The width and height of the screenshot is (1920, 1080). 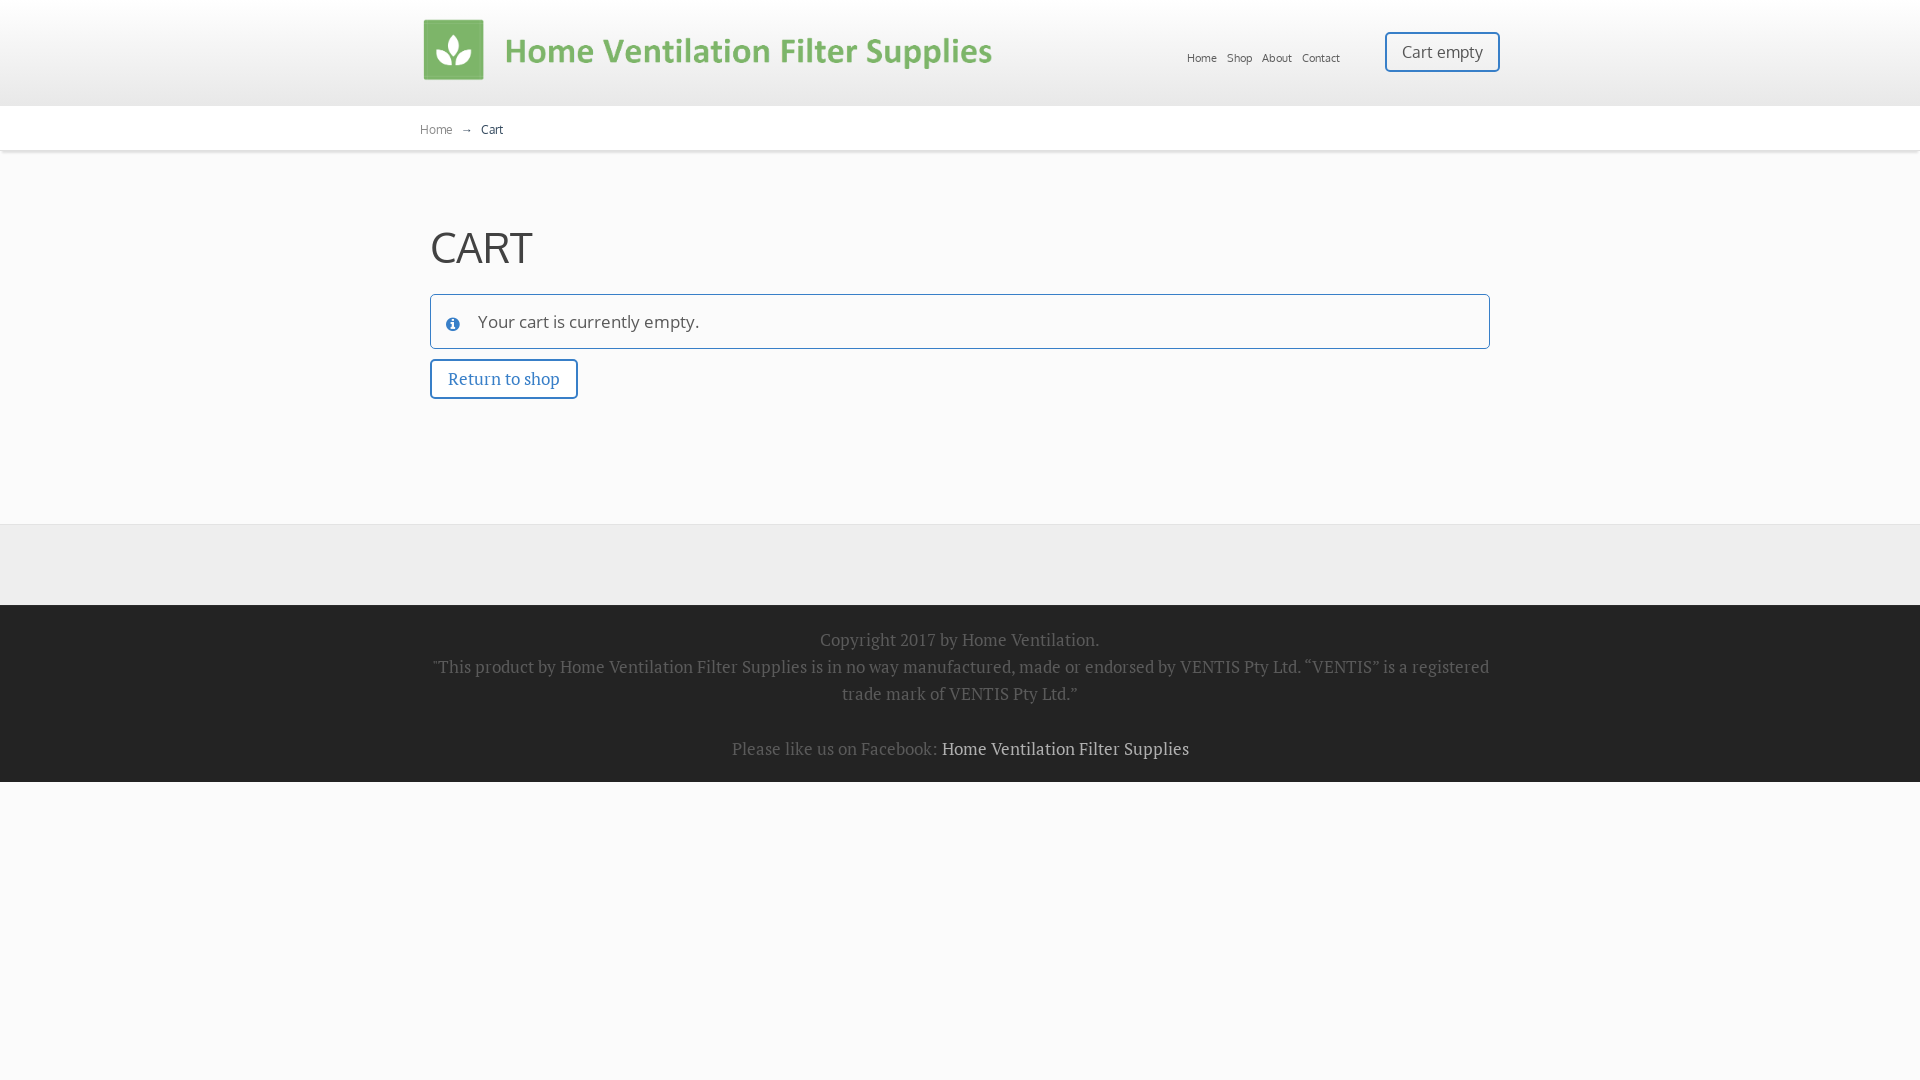 What do you see at coordinates (481, 245) in the screenshot?
I see `'CART'` at bounding box center [481, 245].